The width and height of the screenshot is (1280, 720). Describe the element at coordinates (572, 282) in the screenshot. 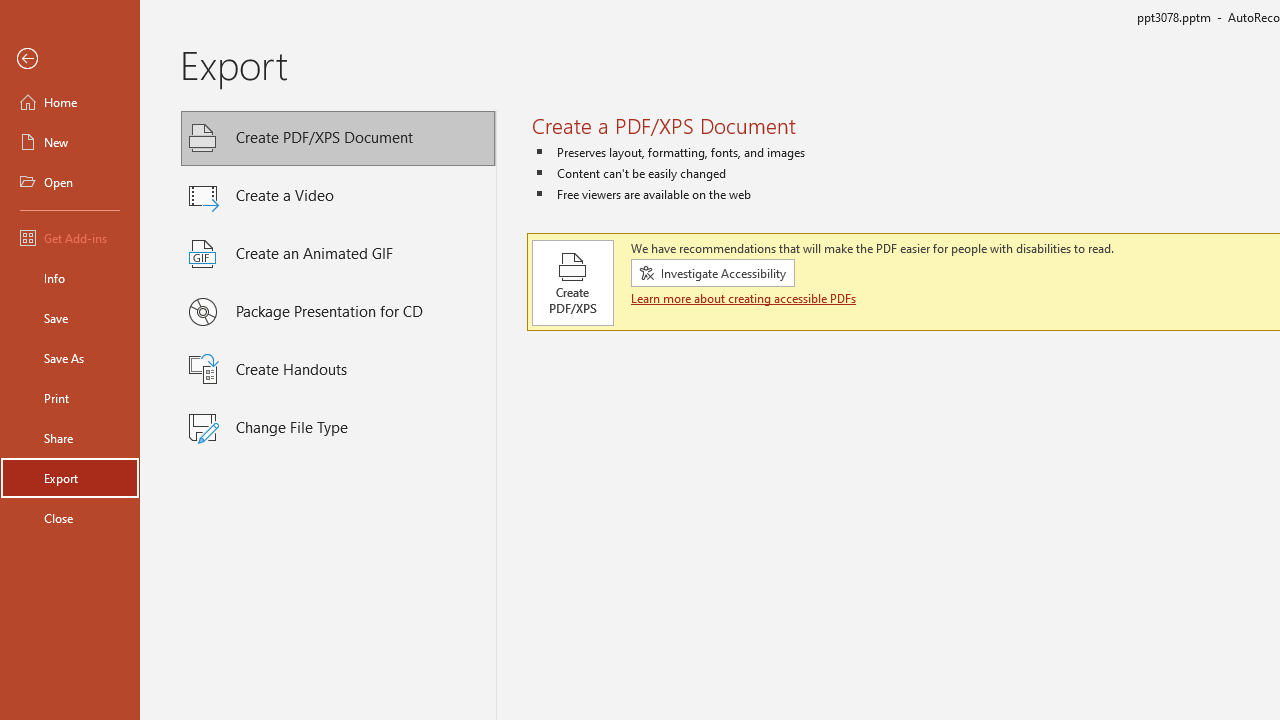

I see `'Create PDF/XPS'` at that location.